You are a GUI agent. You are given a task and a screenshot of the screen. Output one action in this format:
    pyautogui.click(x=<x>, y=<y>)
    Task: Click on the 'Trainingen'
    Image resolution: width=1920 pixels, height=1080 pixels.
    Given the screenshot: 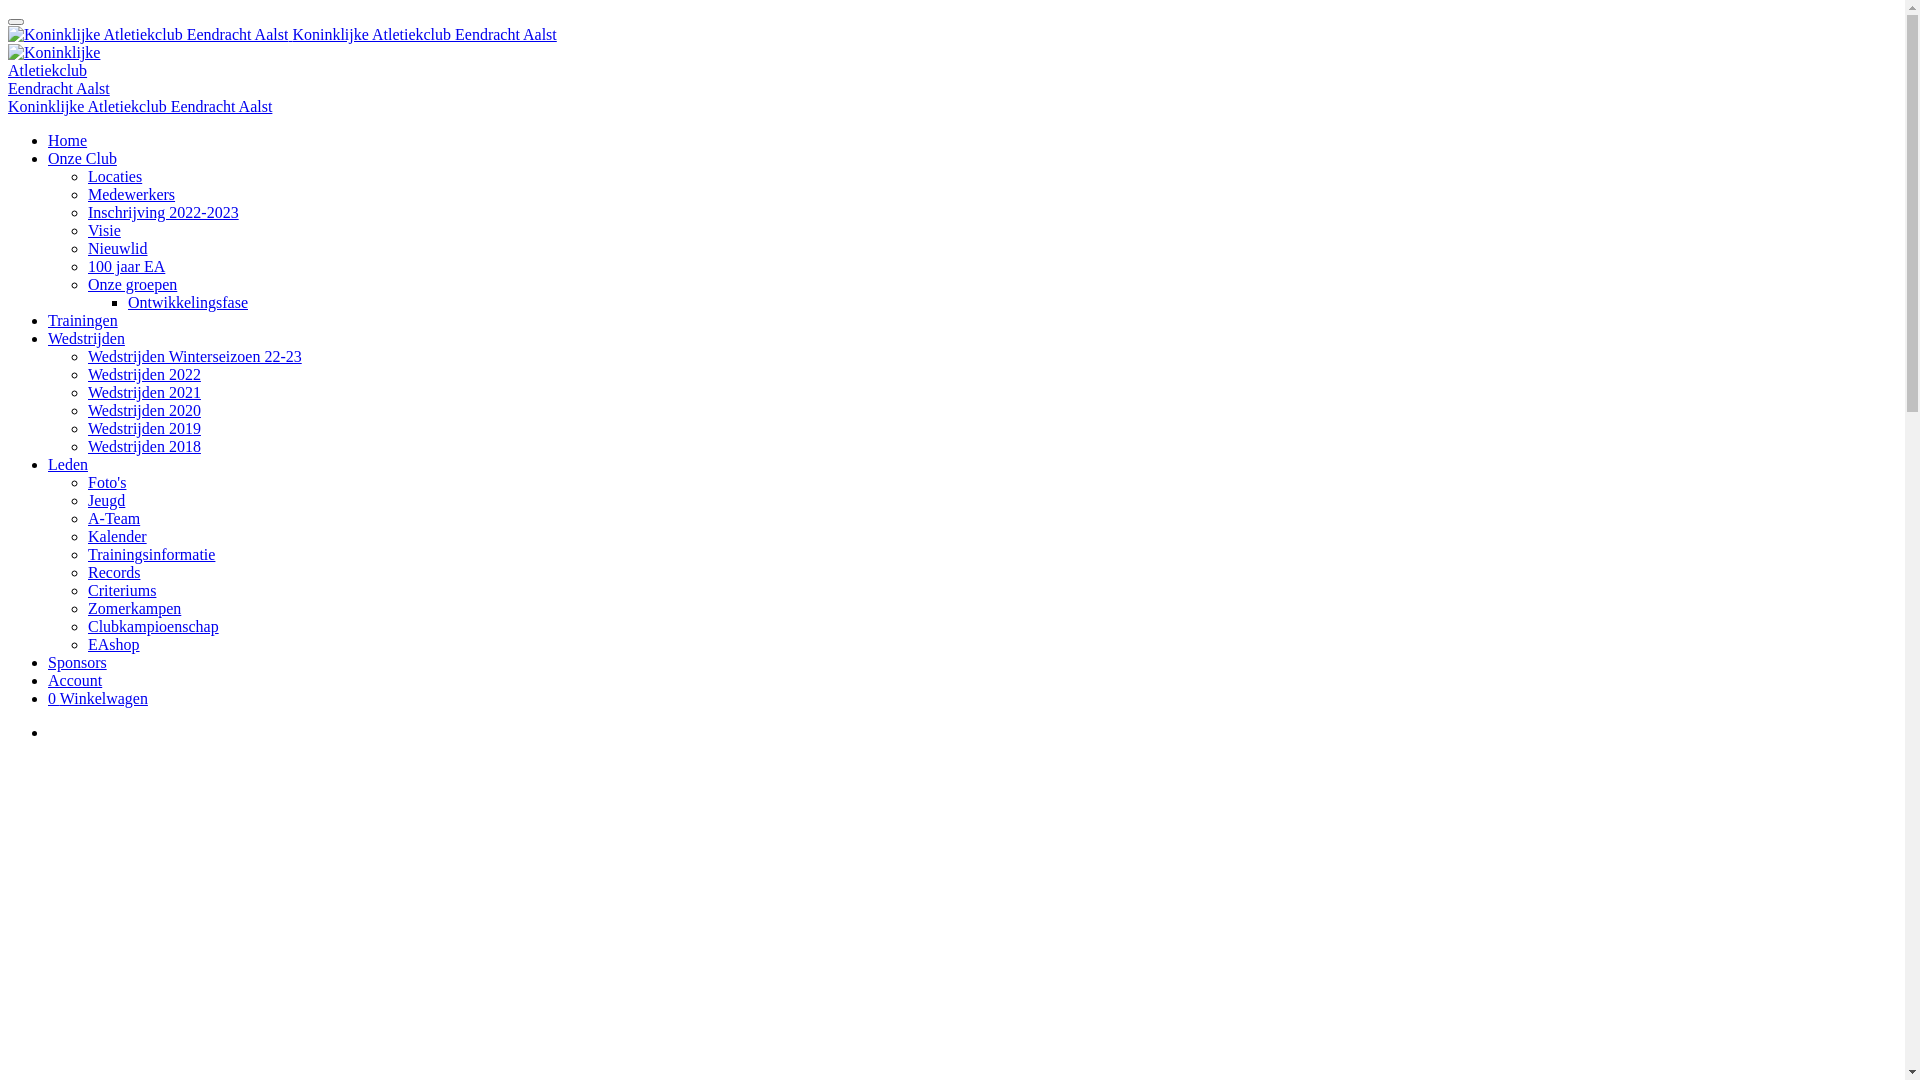 What is the action you would take?
    pyautogui.click(x=81, y=319)
    